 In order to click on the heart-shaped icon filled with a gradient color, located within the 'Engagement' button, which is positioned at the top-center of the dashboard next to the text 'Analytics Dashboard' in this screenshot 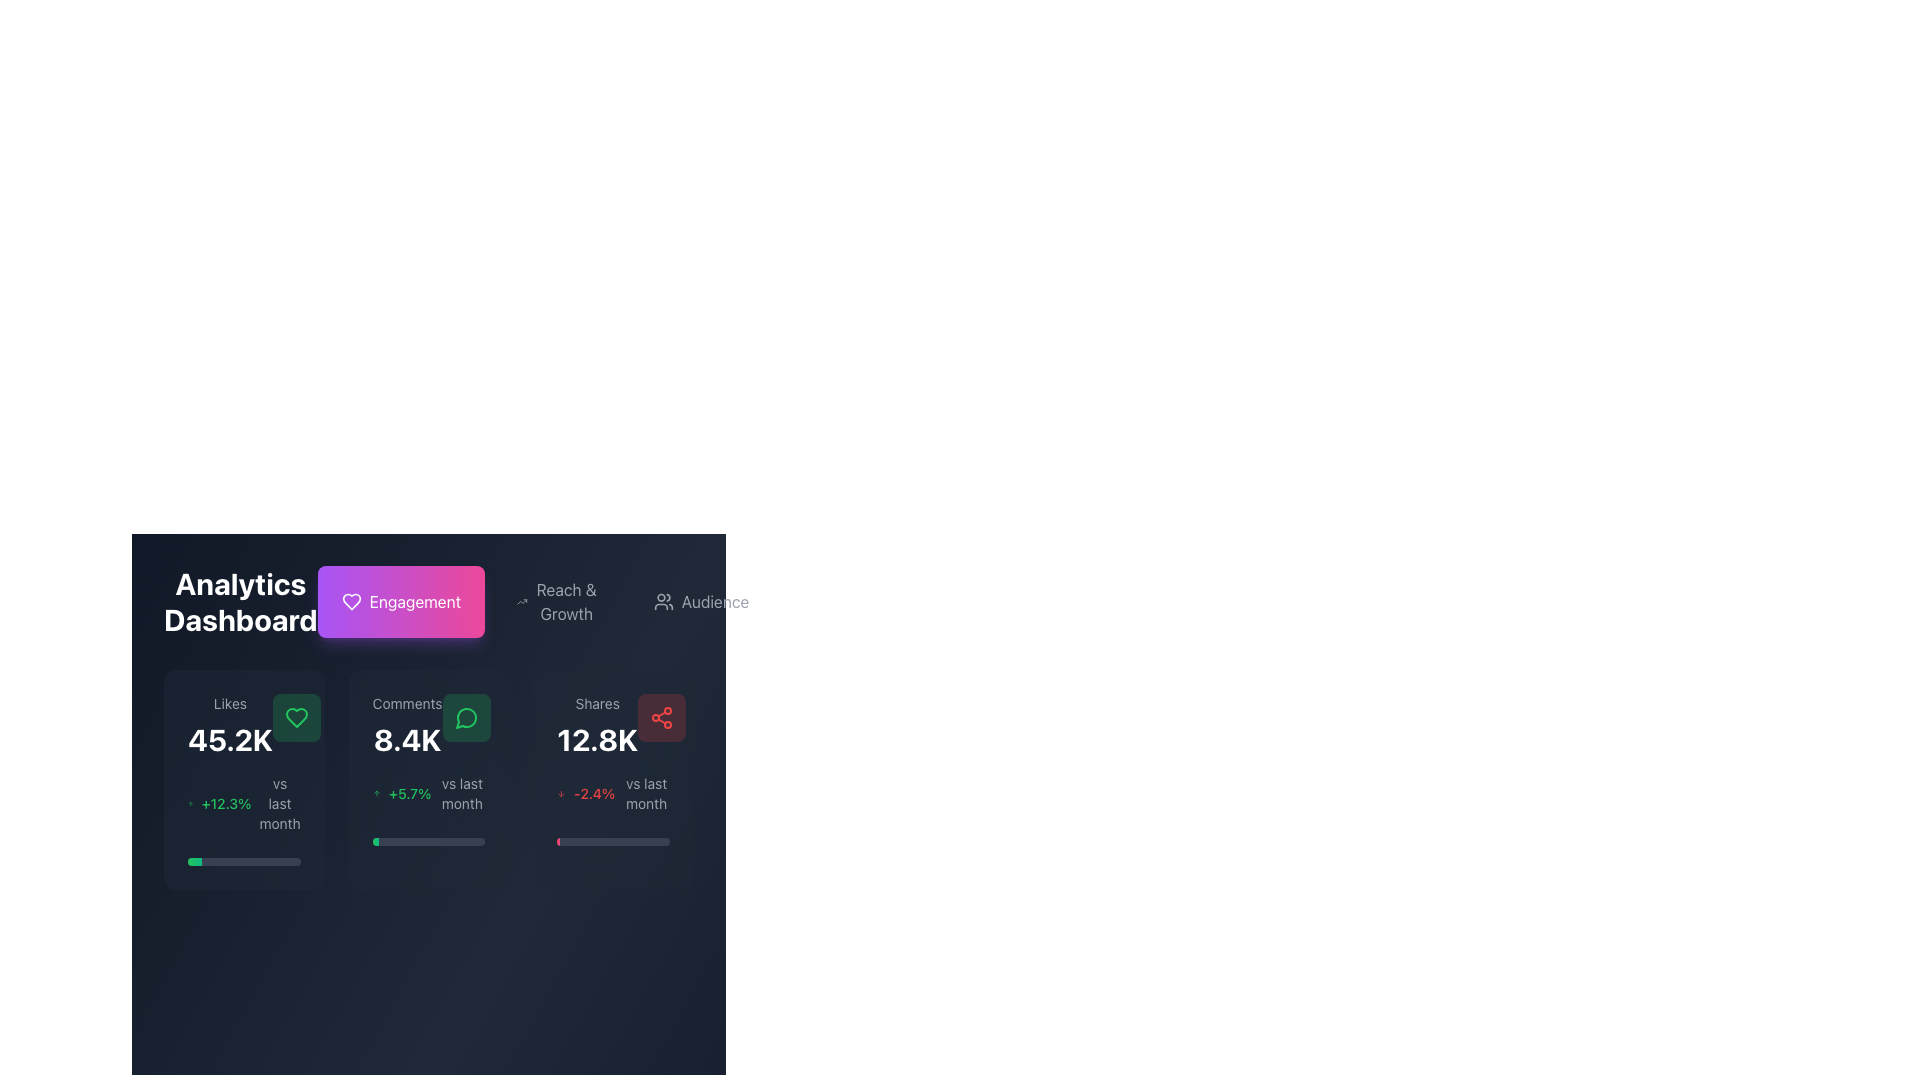, I will do `click(351, 600)`.